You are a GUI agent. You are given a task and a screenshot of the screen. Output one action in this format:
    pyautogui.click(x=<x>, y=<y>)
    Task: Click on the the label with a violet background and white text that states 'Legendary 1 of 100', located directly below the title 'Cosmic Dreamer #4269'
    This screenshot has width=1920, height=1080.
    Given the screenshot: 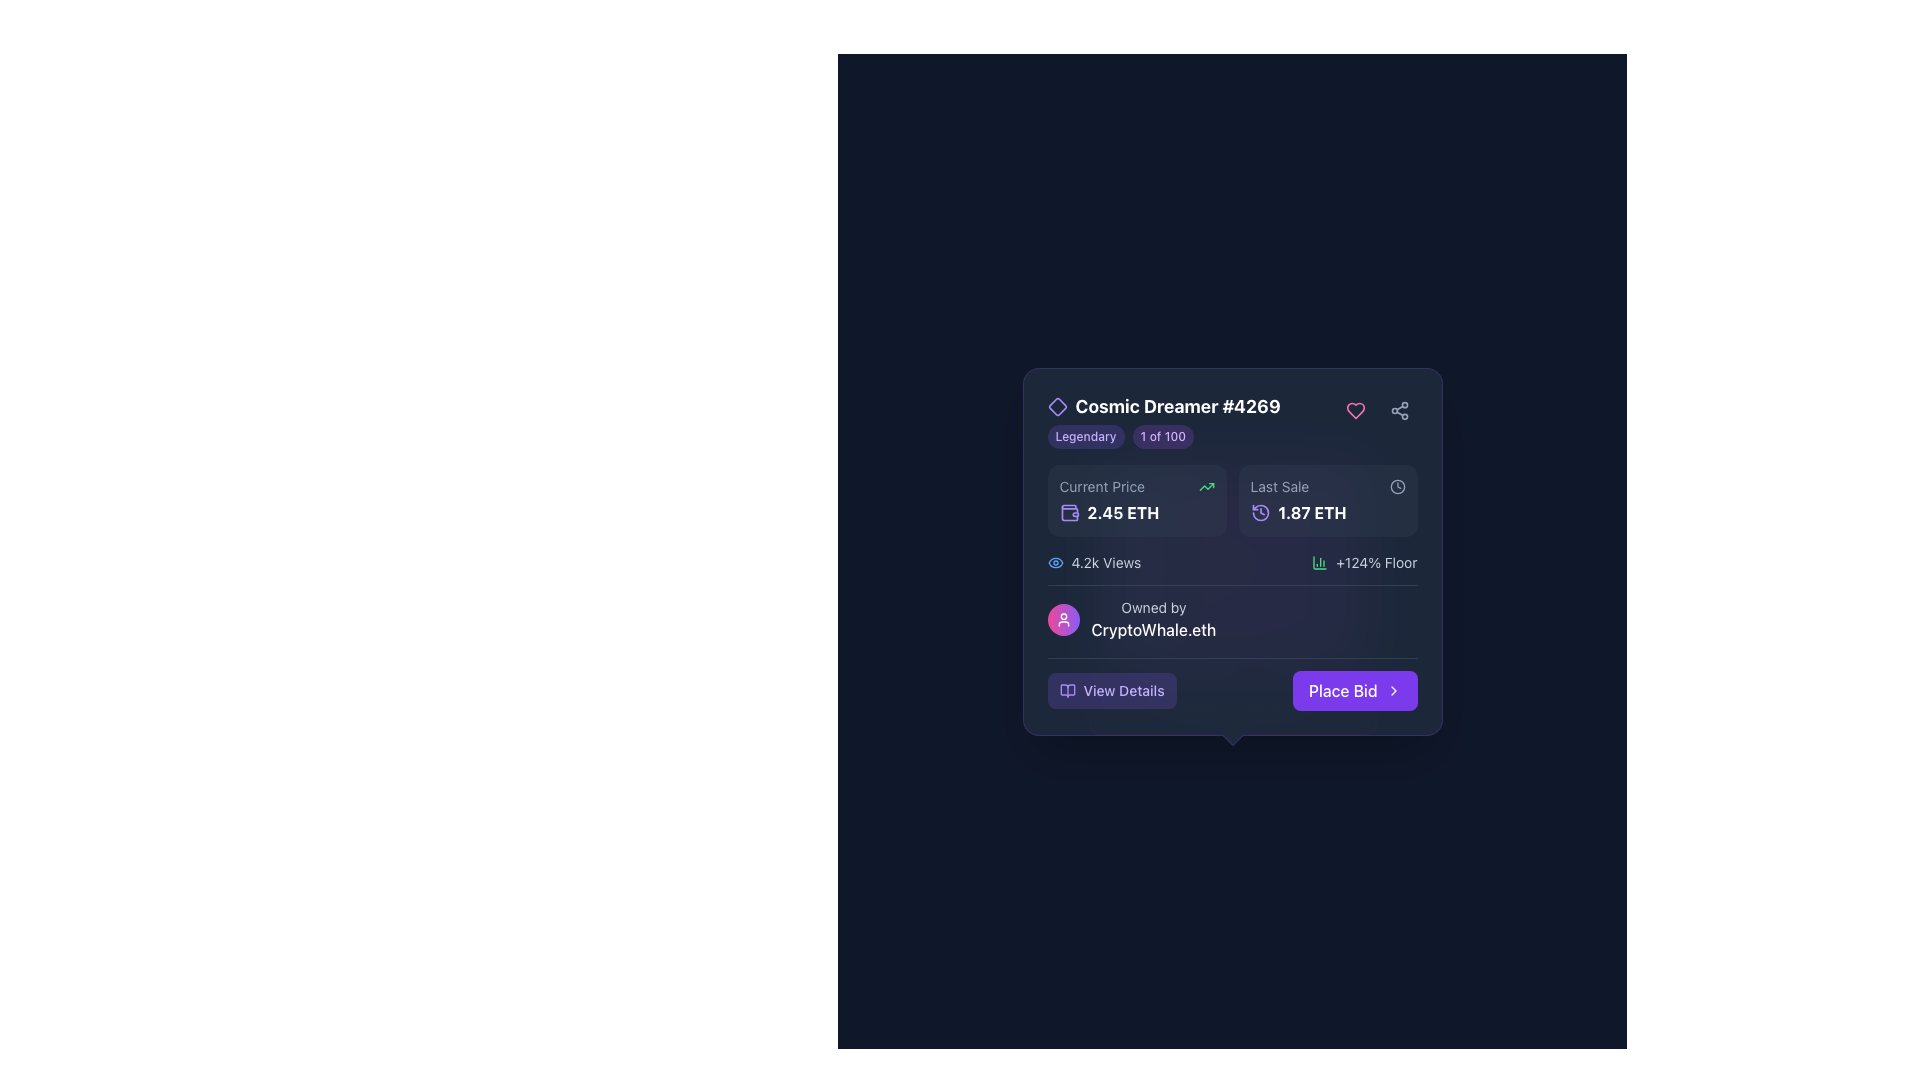 What is the action you would take?
    pyautogui.click(x=1164, y=435)
    